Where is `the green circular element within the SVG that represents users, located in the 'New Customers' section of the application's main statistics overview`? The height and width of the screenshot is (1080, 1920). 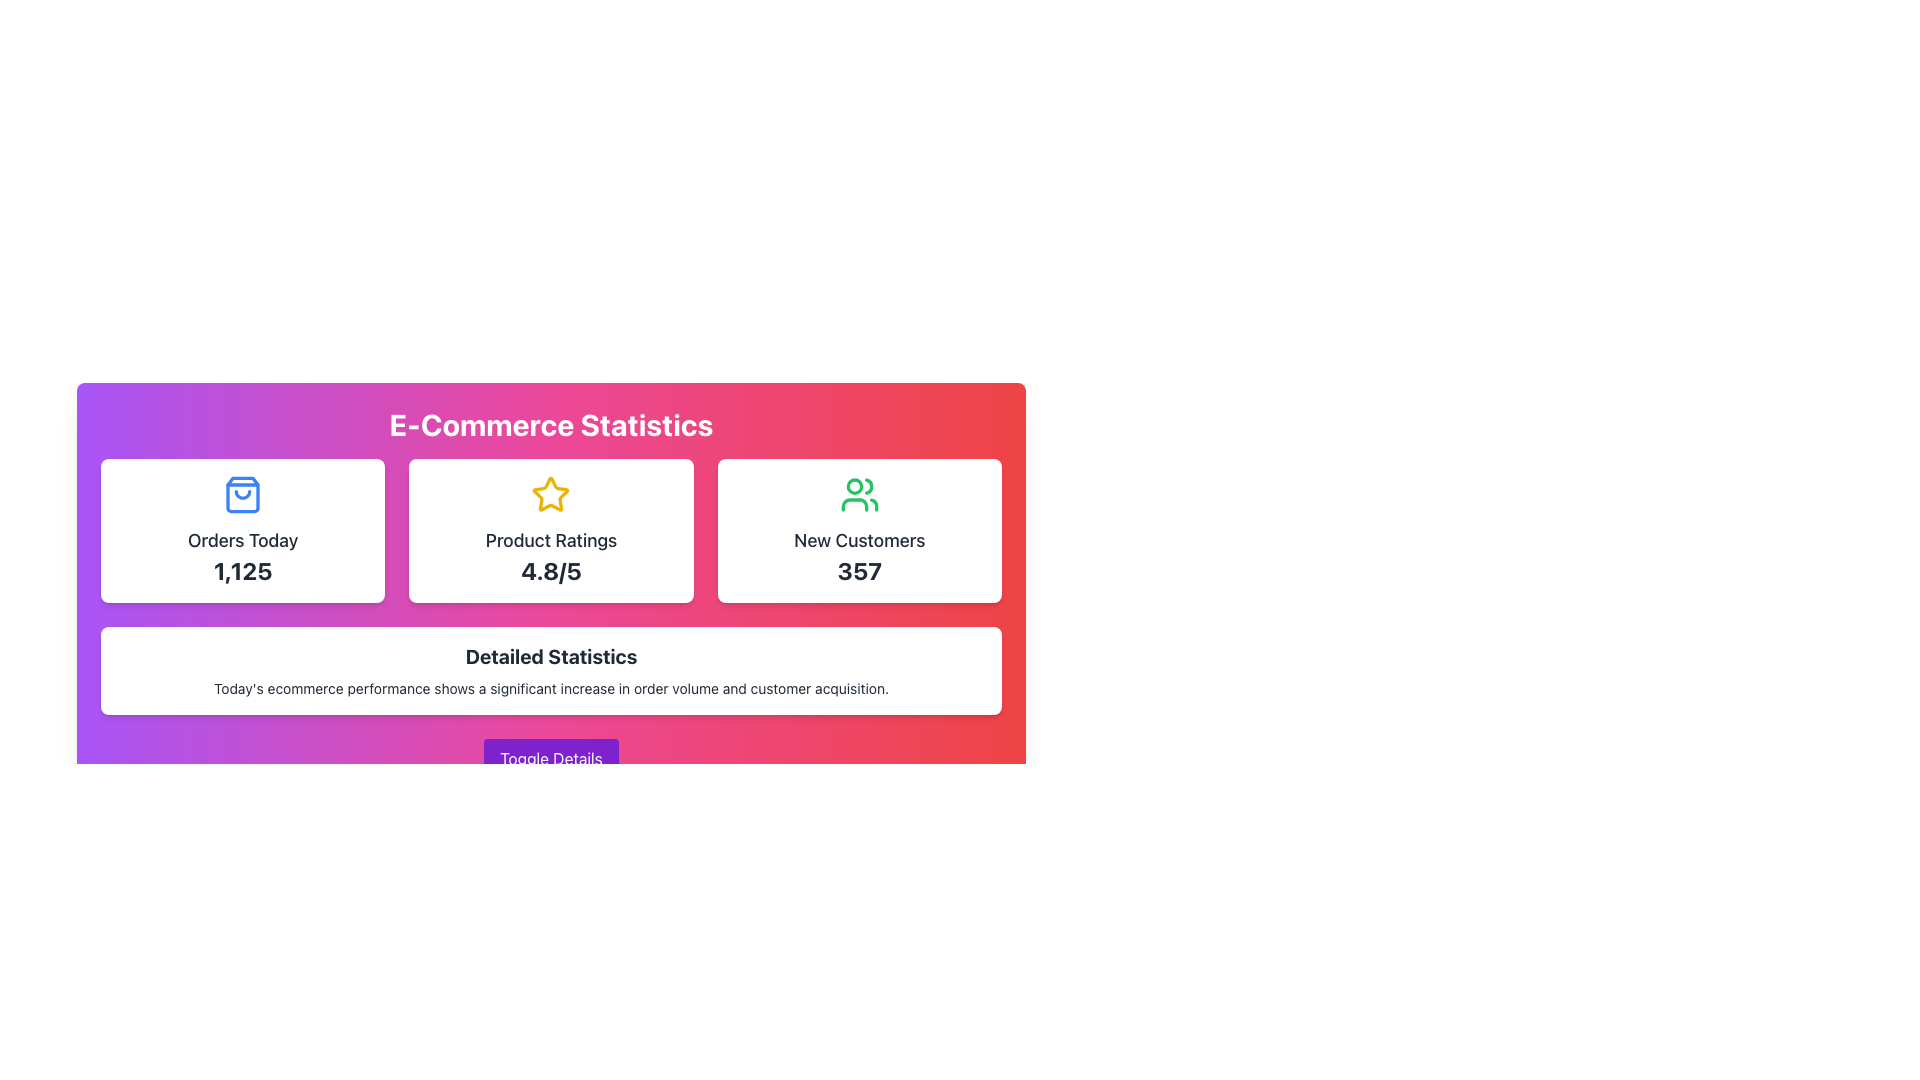
the green circular element within the SVG that represents users, located in the 'New Customers' section of the application's main statistics overview is located at coordinates (854, 486).